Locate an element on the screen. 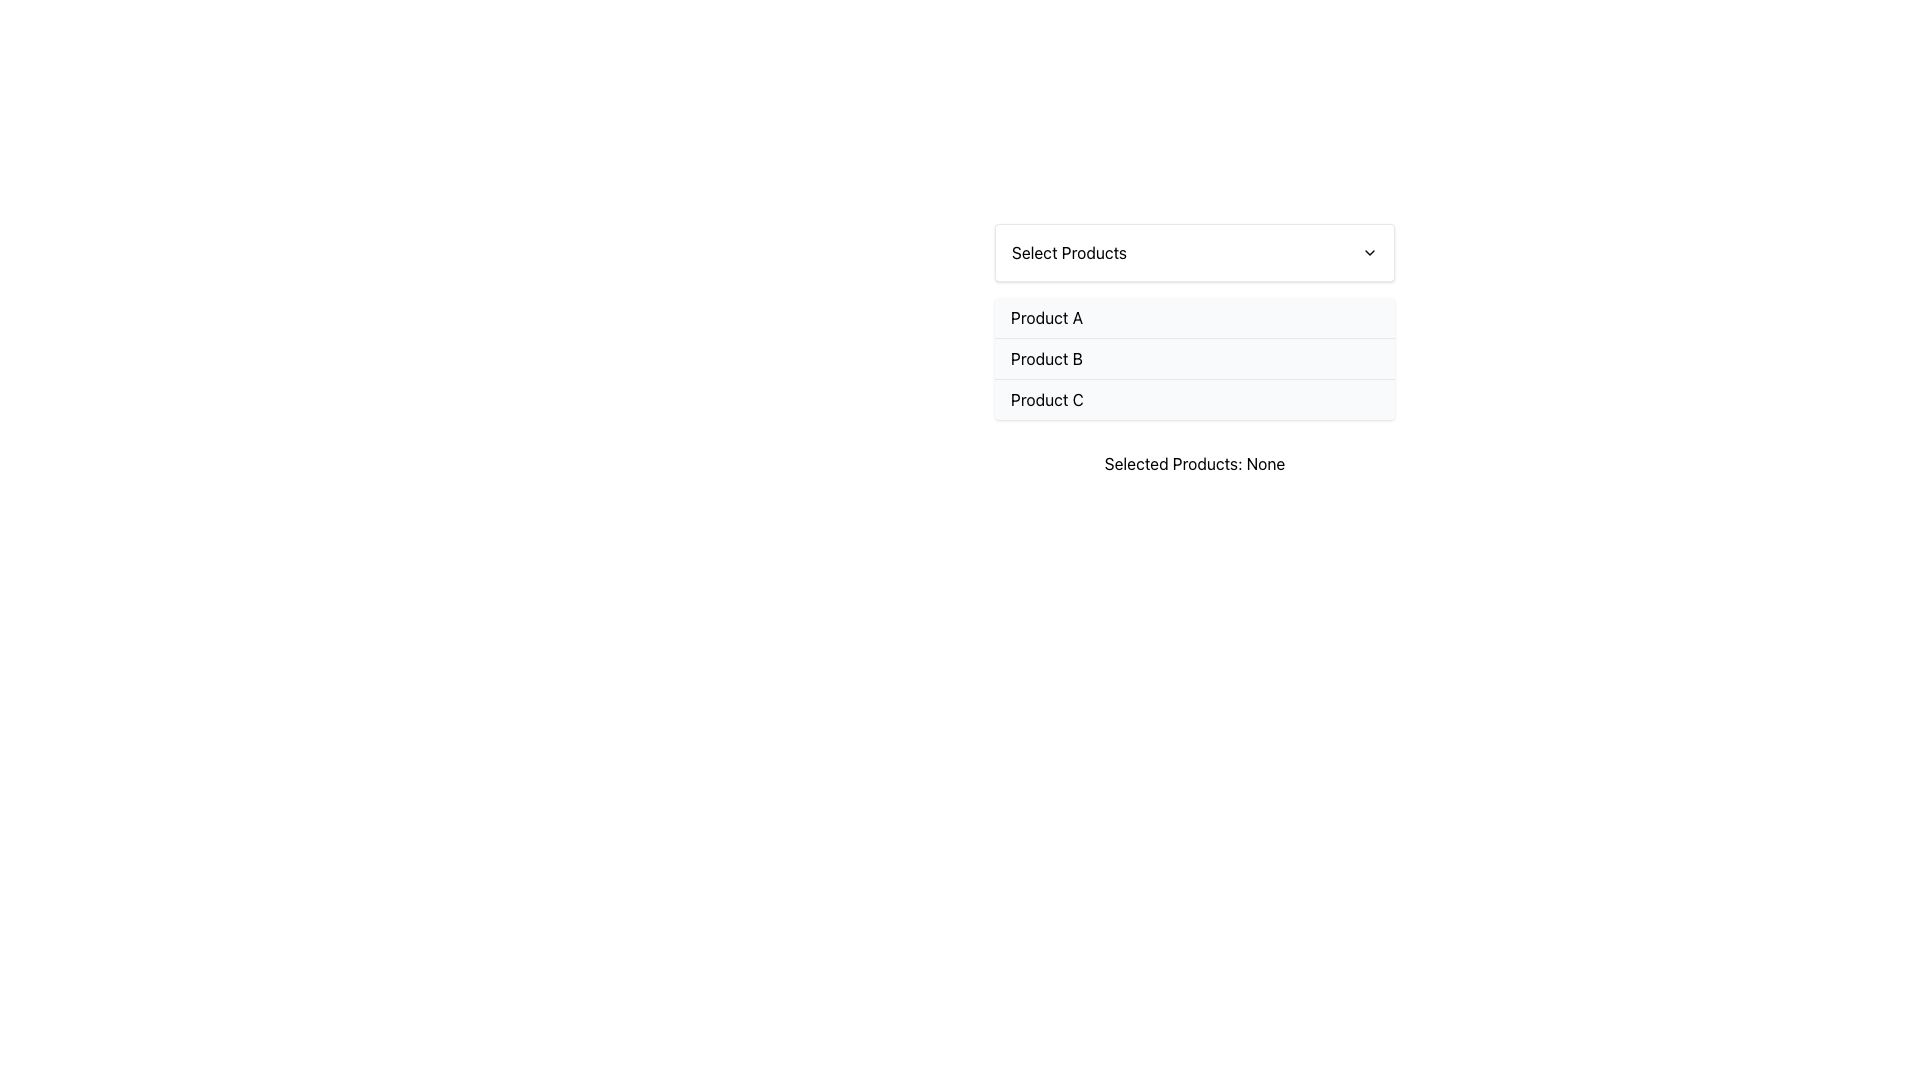  the second selectable text option labeled under the dropdown menu 'Select Products' is located at coordinates (1045, 357).